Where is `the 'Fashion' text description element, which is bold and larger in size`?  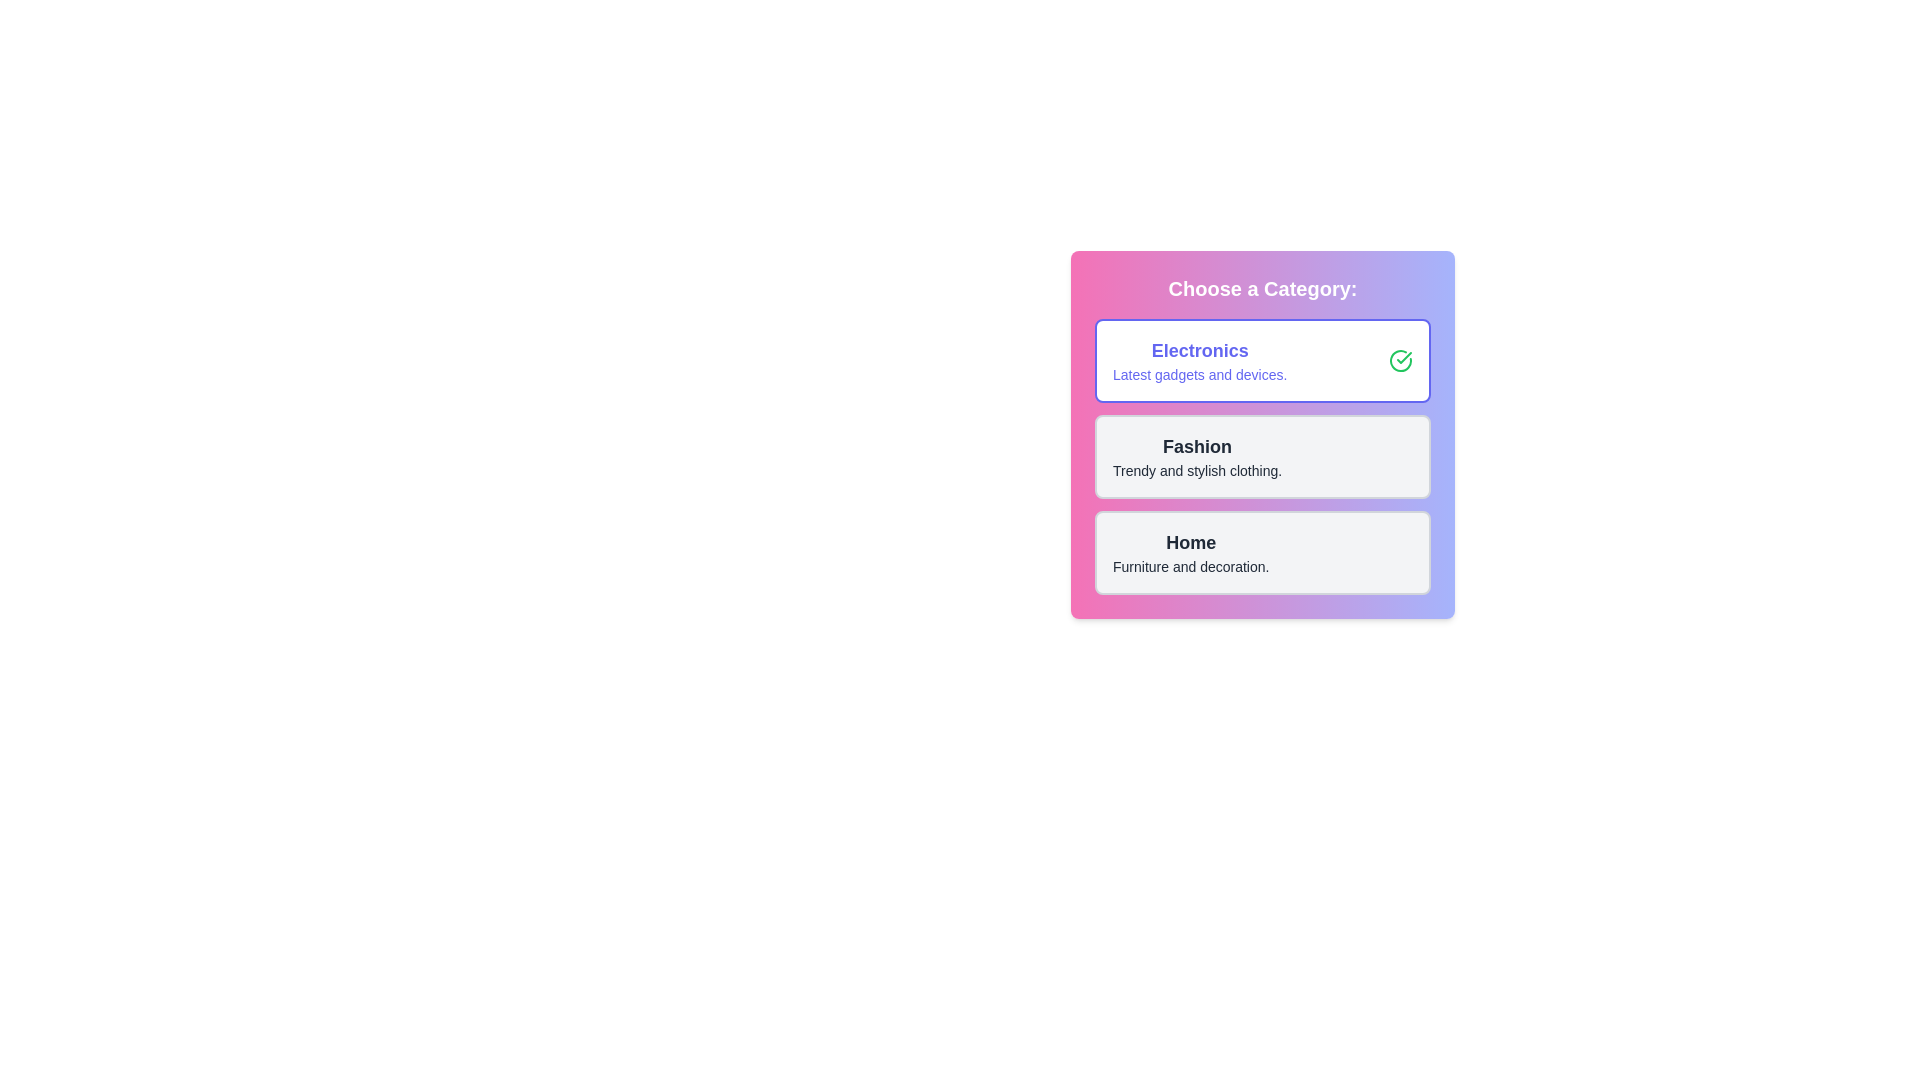
the 'Fashion' text description element, which is bold and larger in size is located at coordinates (1197, 456).